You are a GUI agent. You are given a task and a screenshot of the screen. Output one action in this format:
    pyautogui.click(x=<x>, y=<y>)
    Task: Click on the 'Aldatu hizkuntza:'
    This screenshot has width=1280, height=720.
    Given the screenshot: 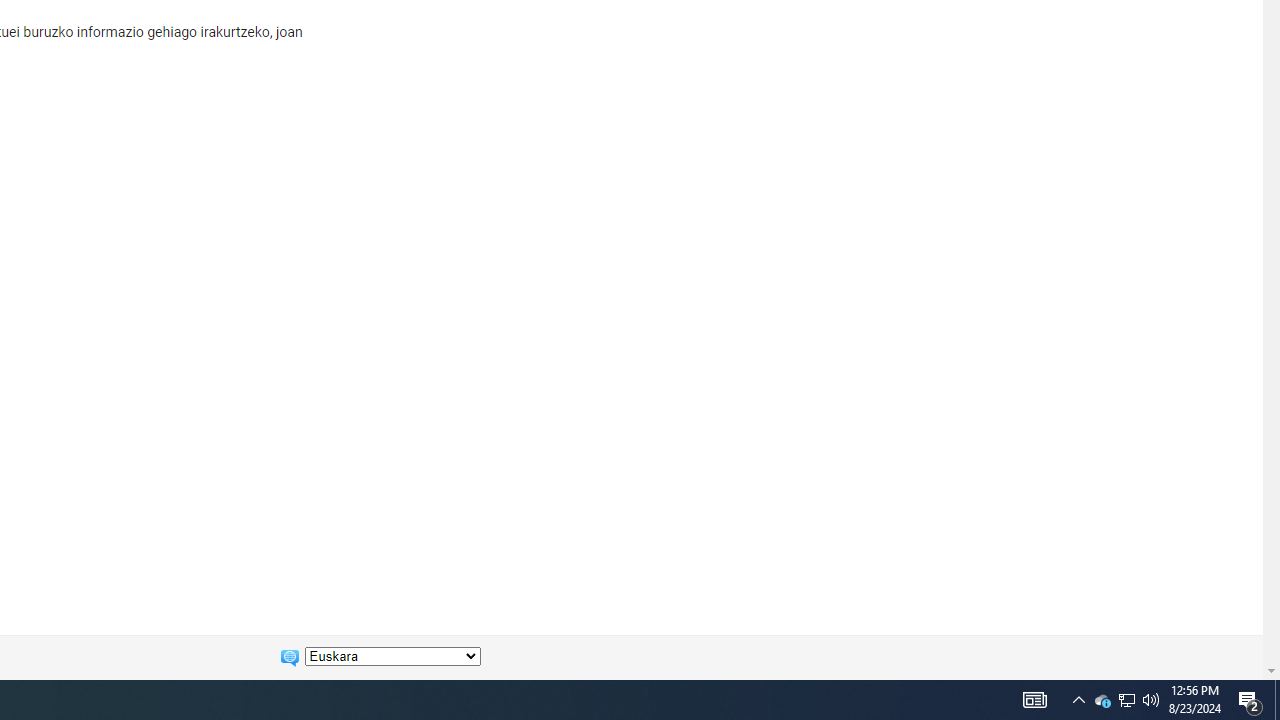 What is the action you would take?
    pyautogui.click(x=392, y=656)
    